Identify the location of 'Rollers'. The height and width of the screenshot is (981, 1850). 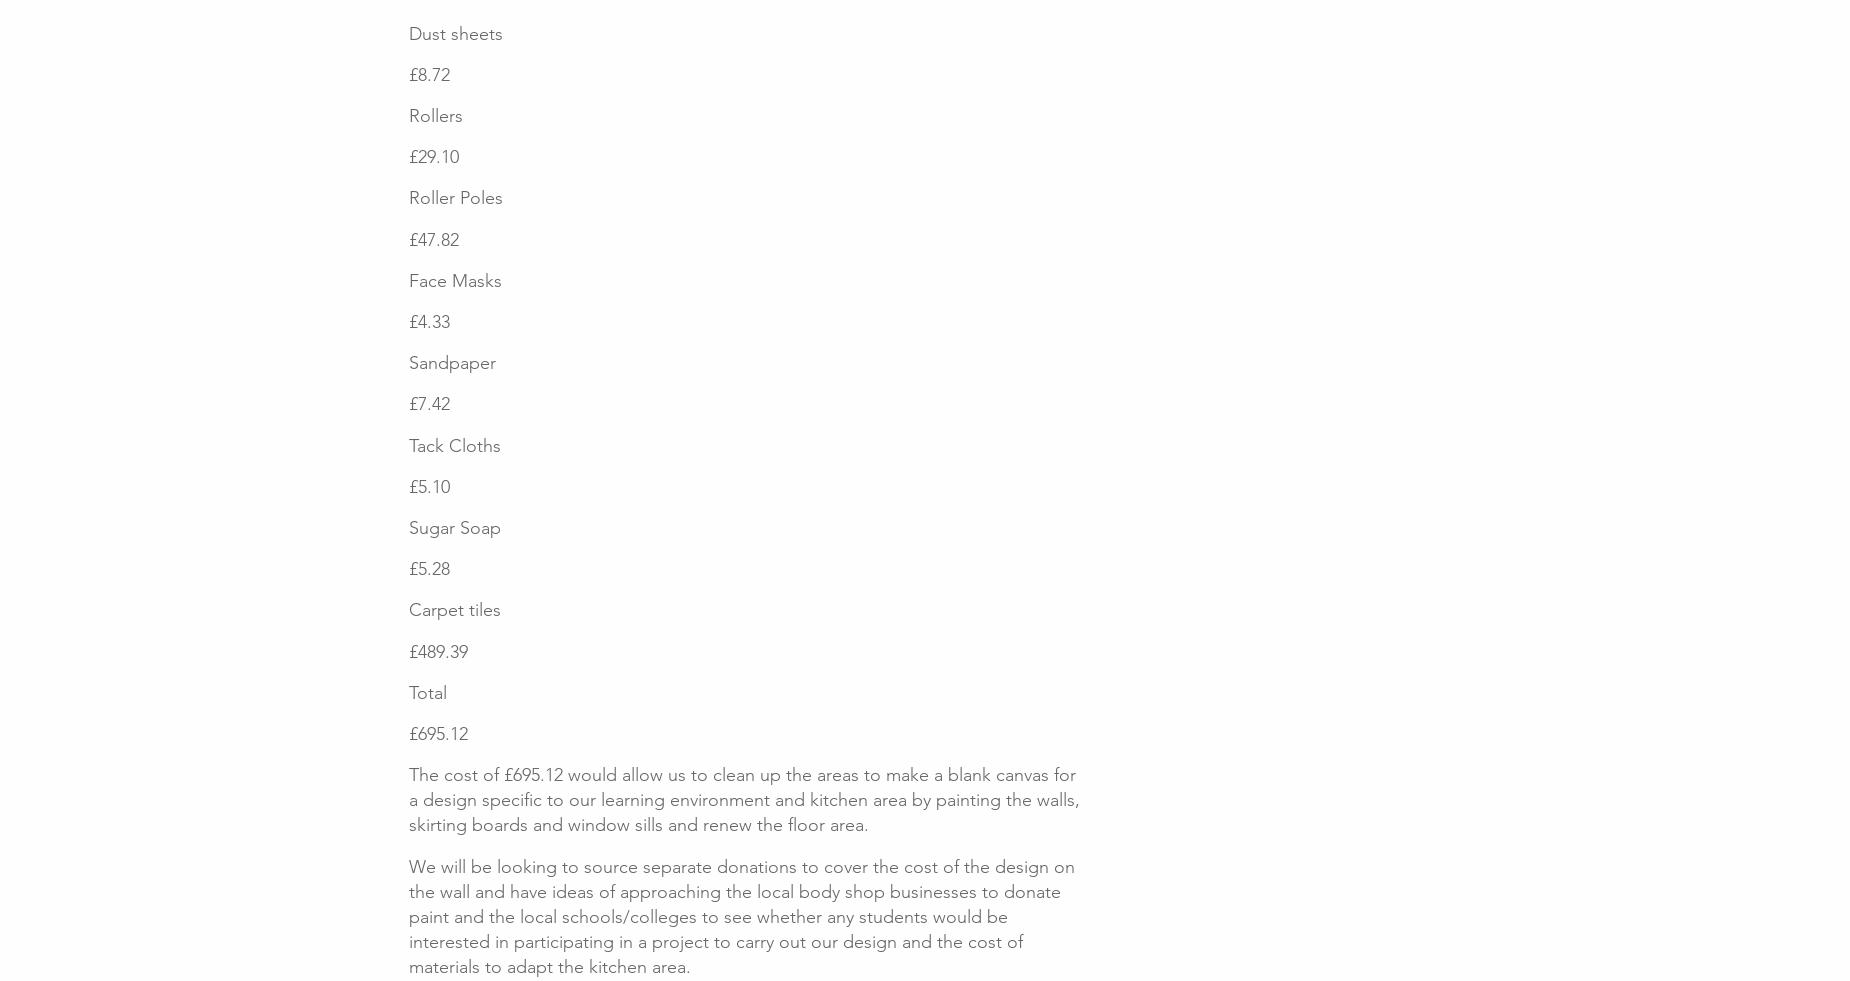
(435, 114).